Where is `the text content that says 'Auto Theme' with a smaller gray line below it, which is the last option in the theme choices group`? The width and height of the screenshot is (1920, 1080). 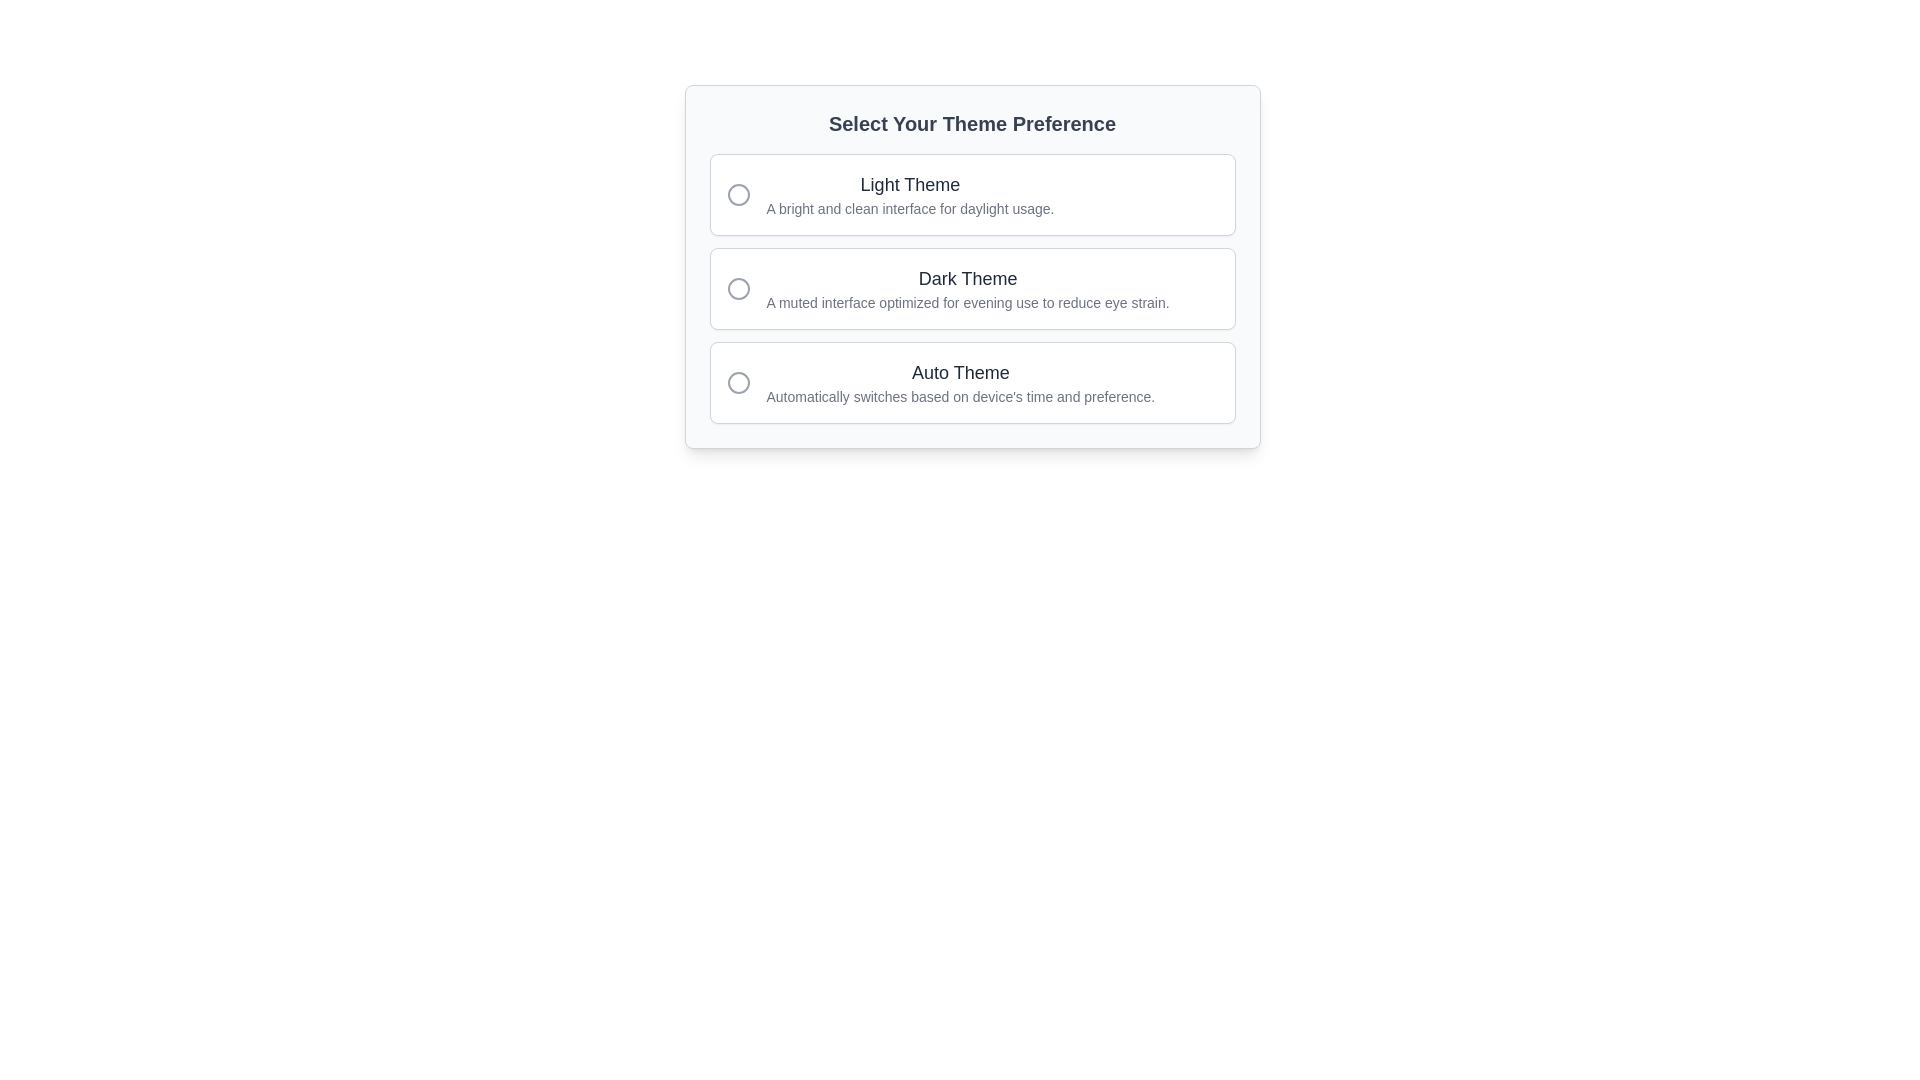 the text content that says 'Auto Theme' with a smaller gray line below it, which is the last option in the theme choices group is located at coordinates (960, 382).